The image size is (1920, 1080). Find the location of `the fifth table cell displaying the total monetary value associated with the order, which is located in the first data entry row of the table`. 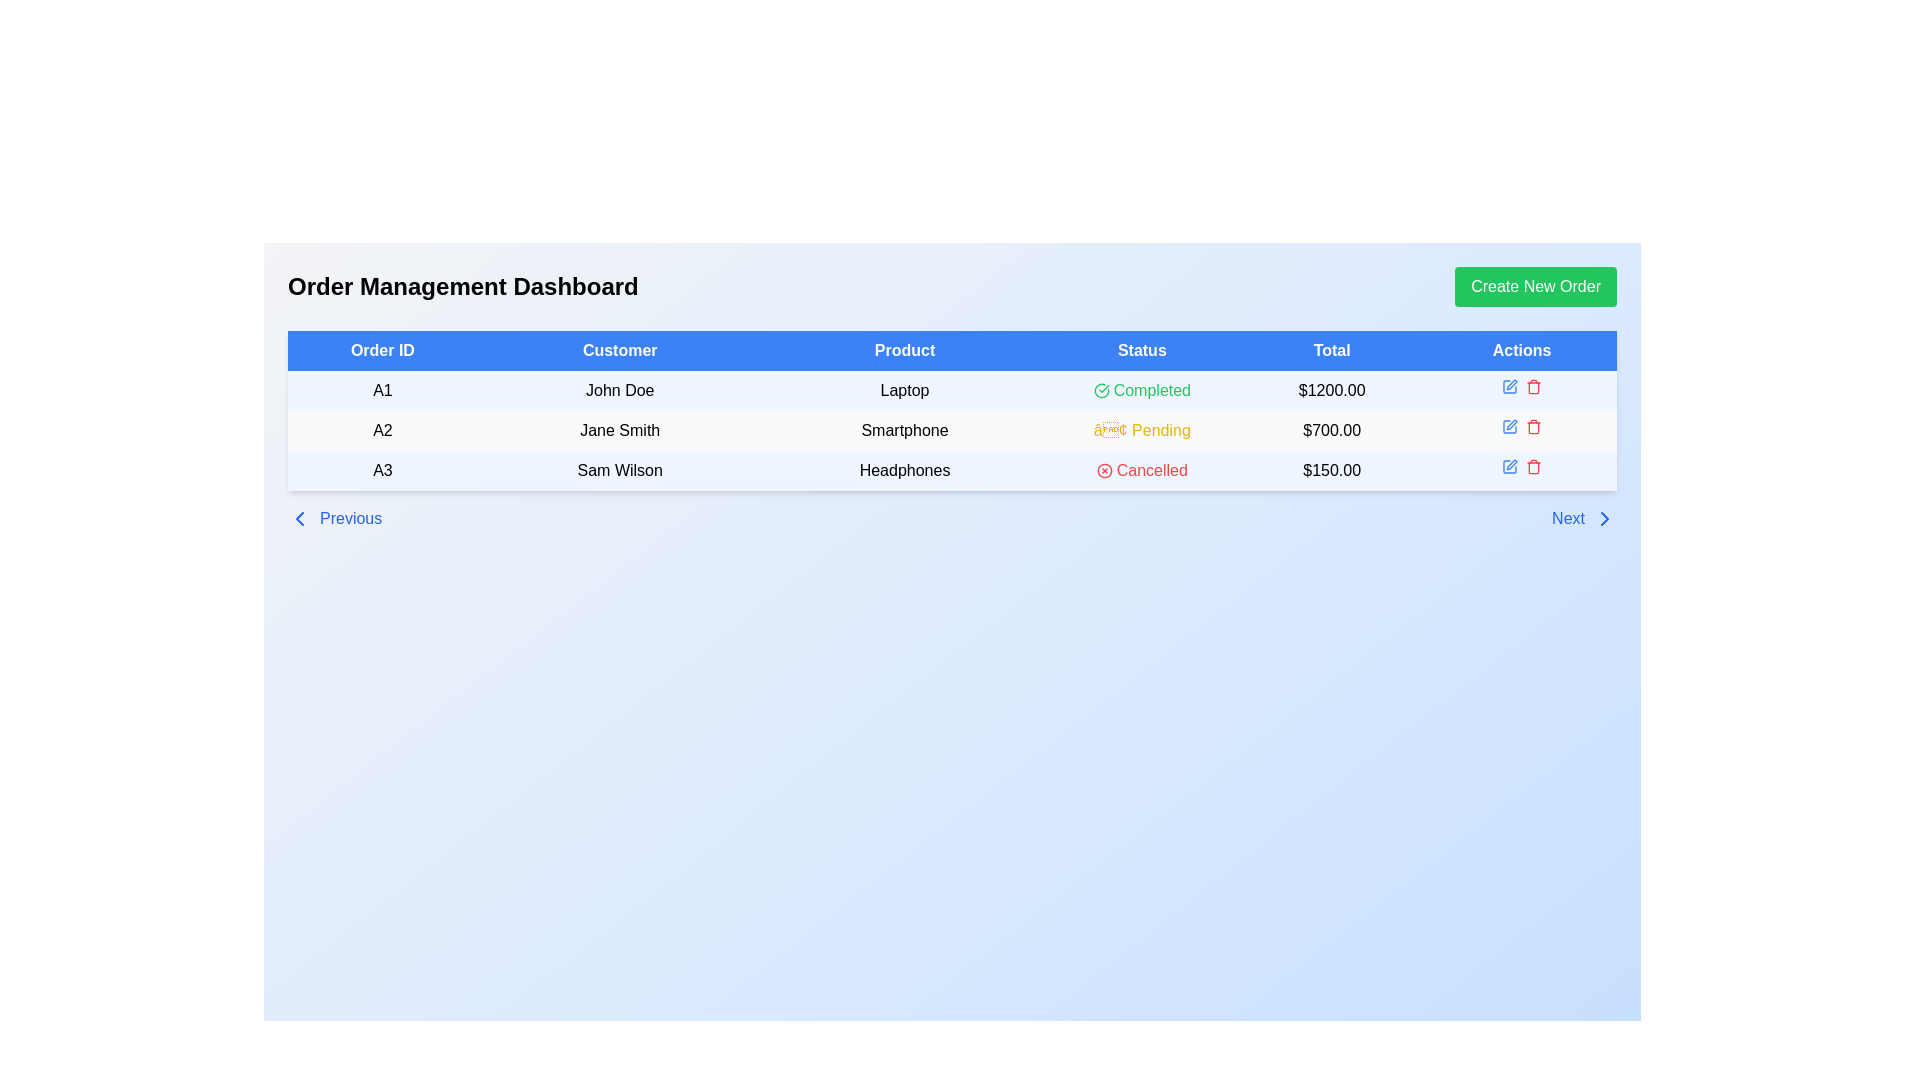

the fifth table cell displaying the total monetary value associated with the order, which is located in the first data entry row of the table is located at coordinates (1332, 390).